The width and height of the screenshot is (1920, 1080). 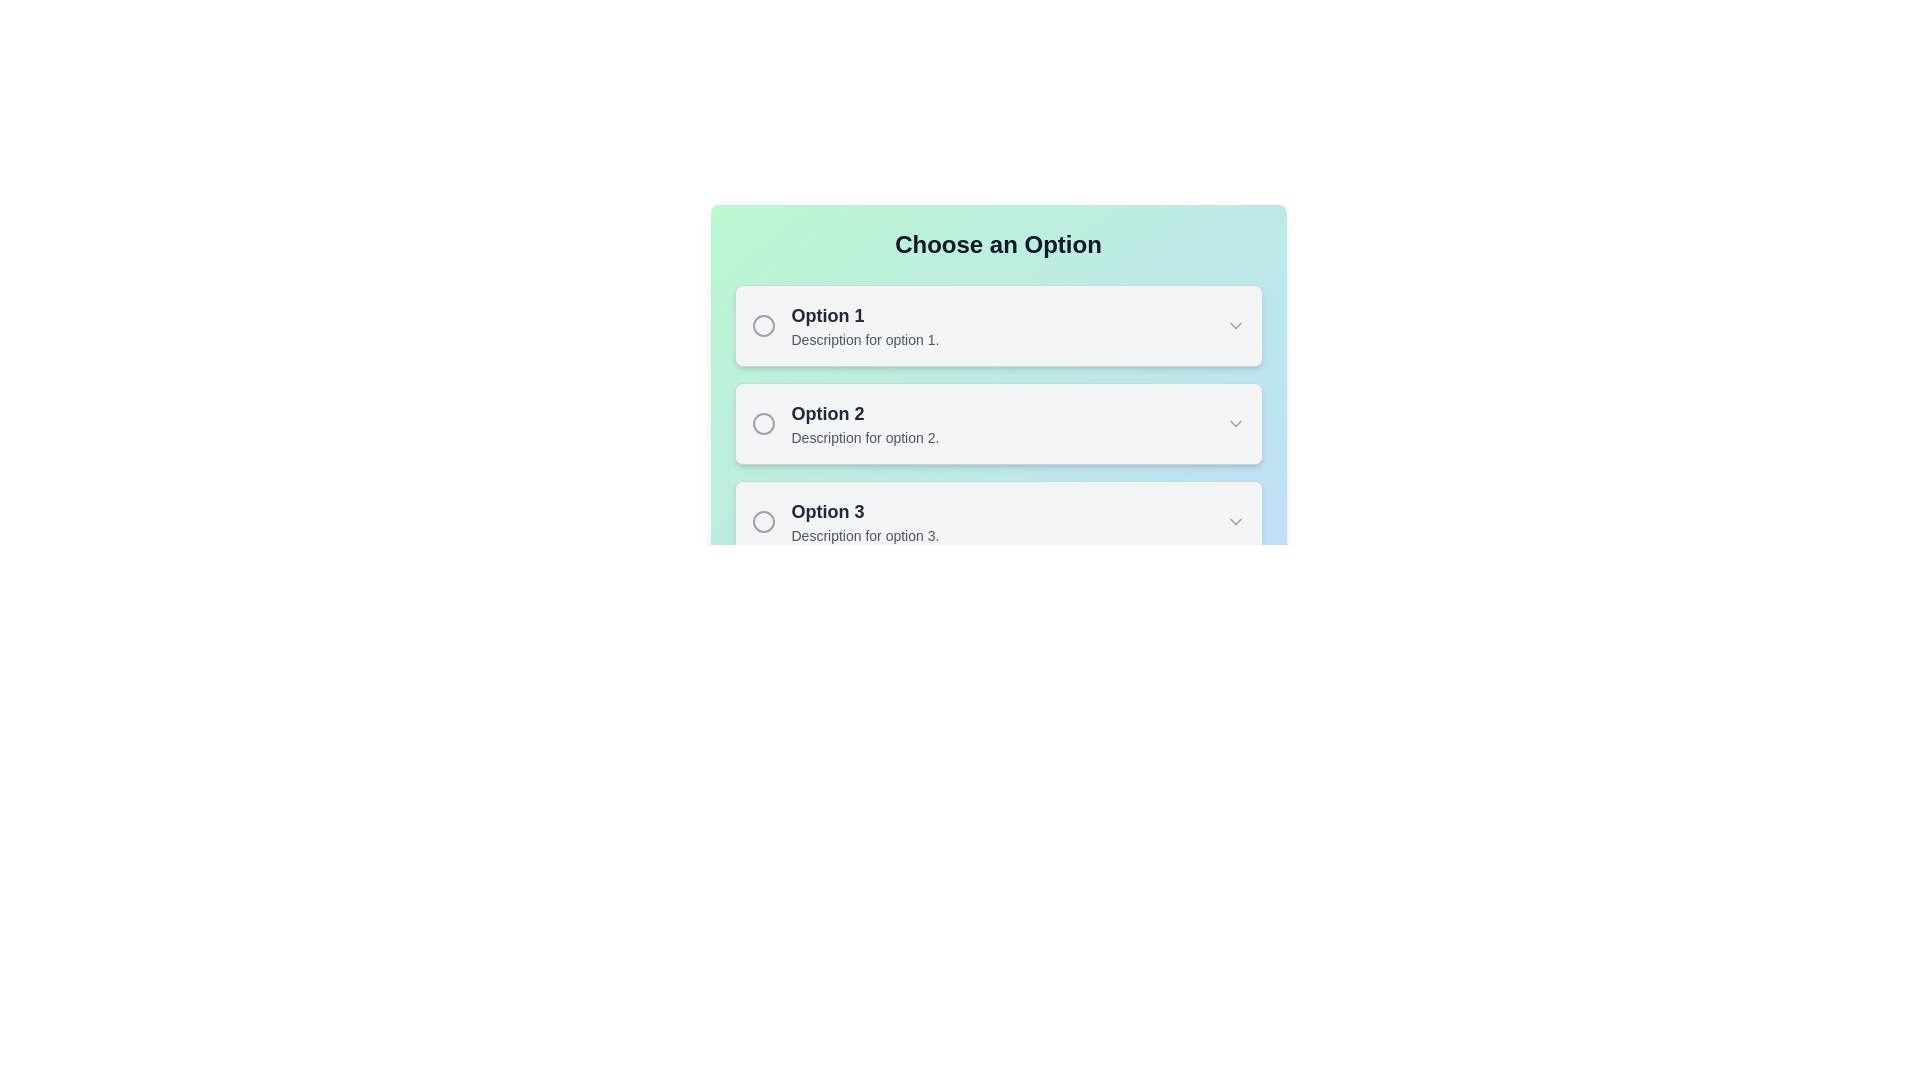 What do you see at coordinates (998, 520) in the screenshot?
I see `the third expandable list item labeled 'Option 3'` at bounding box center [998, 520].